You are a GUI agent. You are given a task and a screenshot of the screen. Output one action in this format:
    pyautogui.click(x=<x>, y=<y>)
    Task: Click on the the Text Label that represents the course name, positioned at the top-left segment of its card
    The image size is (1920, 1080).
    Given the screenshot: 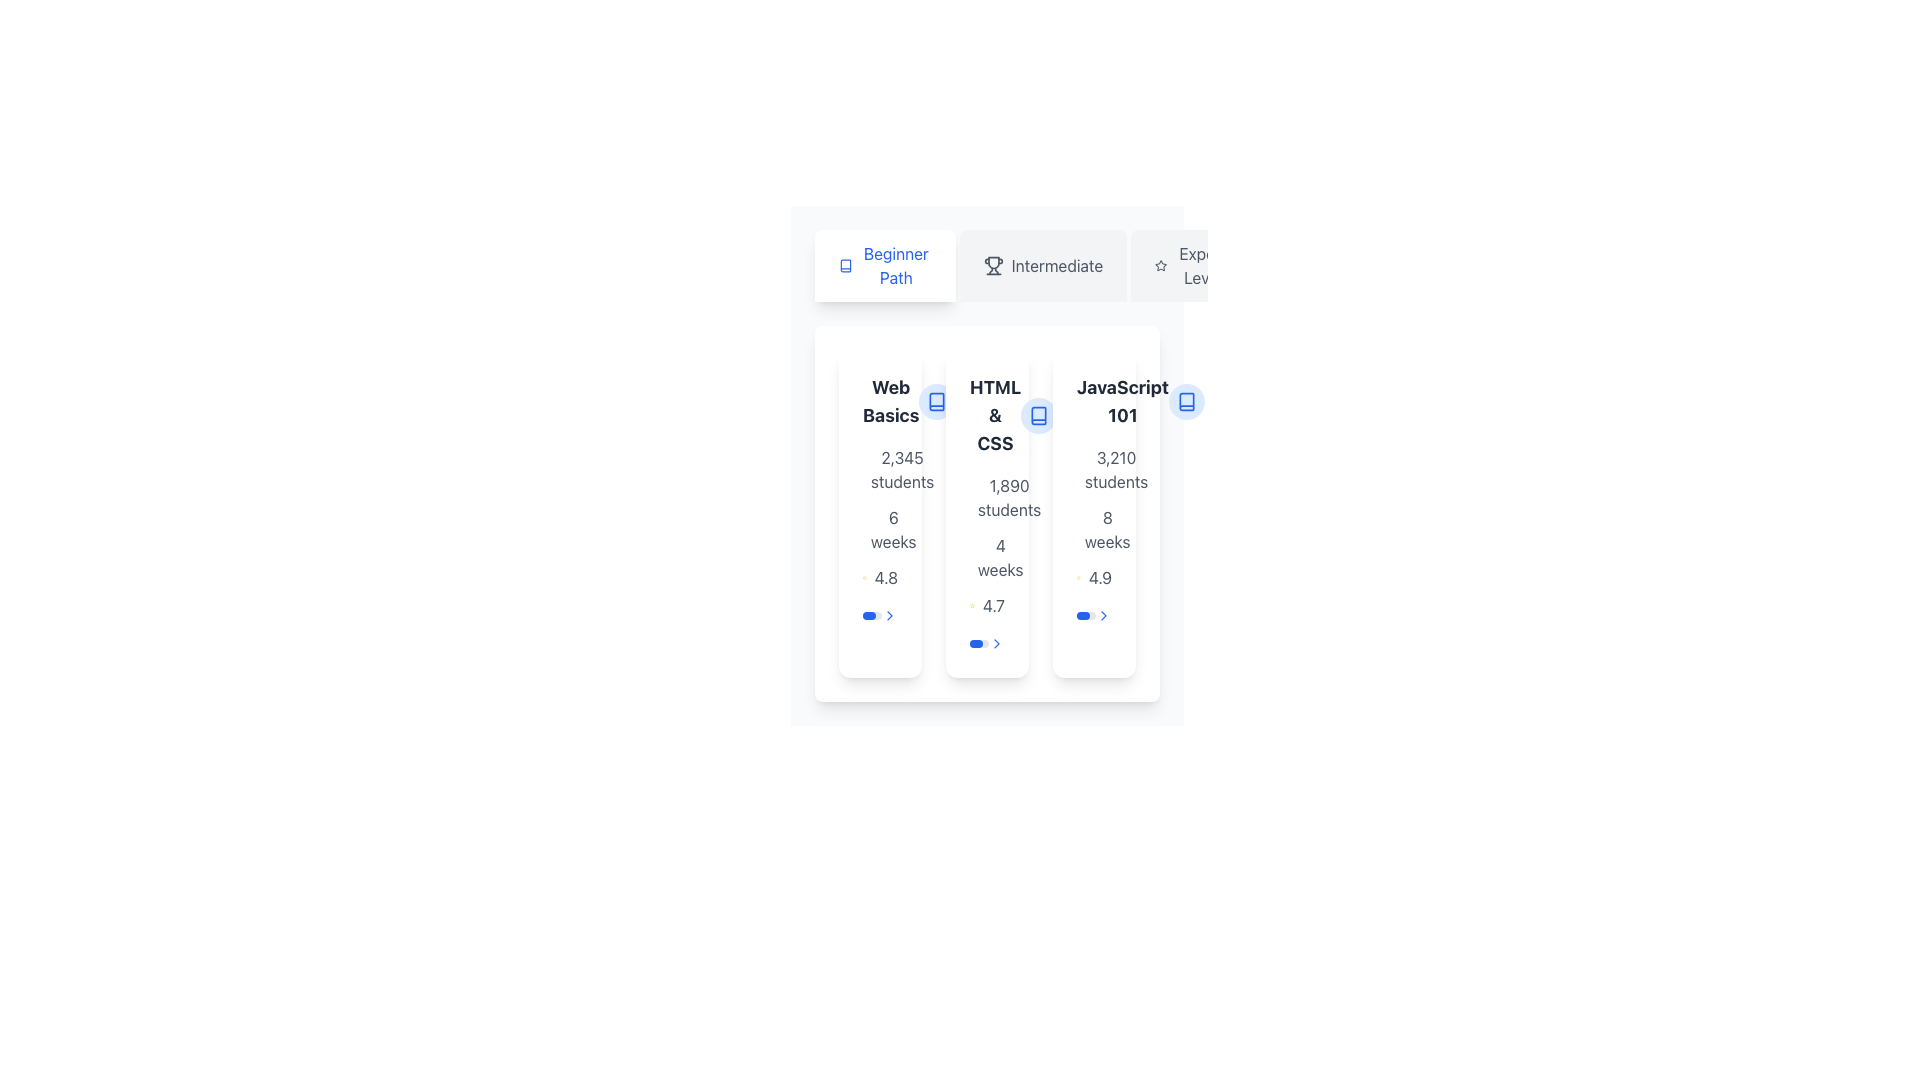 What is the action you would take?
    pyautogui.click(x=880, y=401)
    